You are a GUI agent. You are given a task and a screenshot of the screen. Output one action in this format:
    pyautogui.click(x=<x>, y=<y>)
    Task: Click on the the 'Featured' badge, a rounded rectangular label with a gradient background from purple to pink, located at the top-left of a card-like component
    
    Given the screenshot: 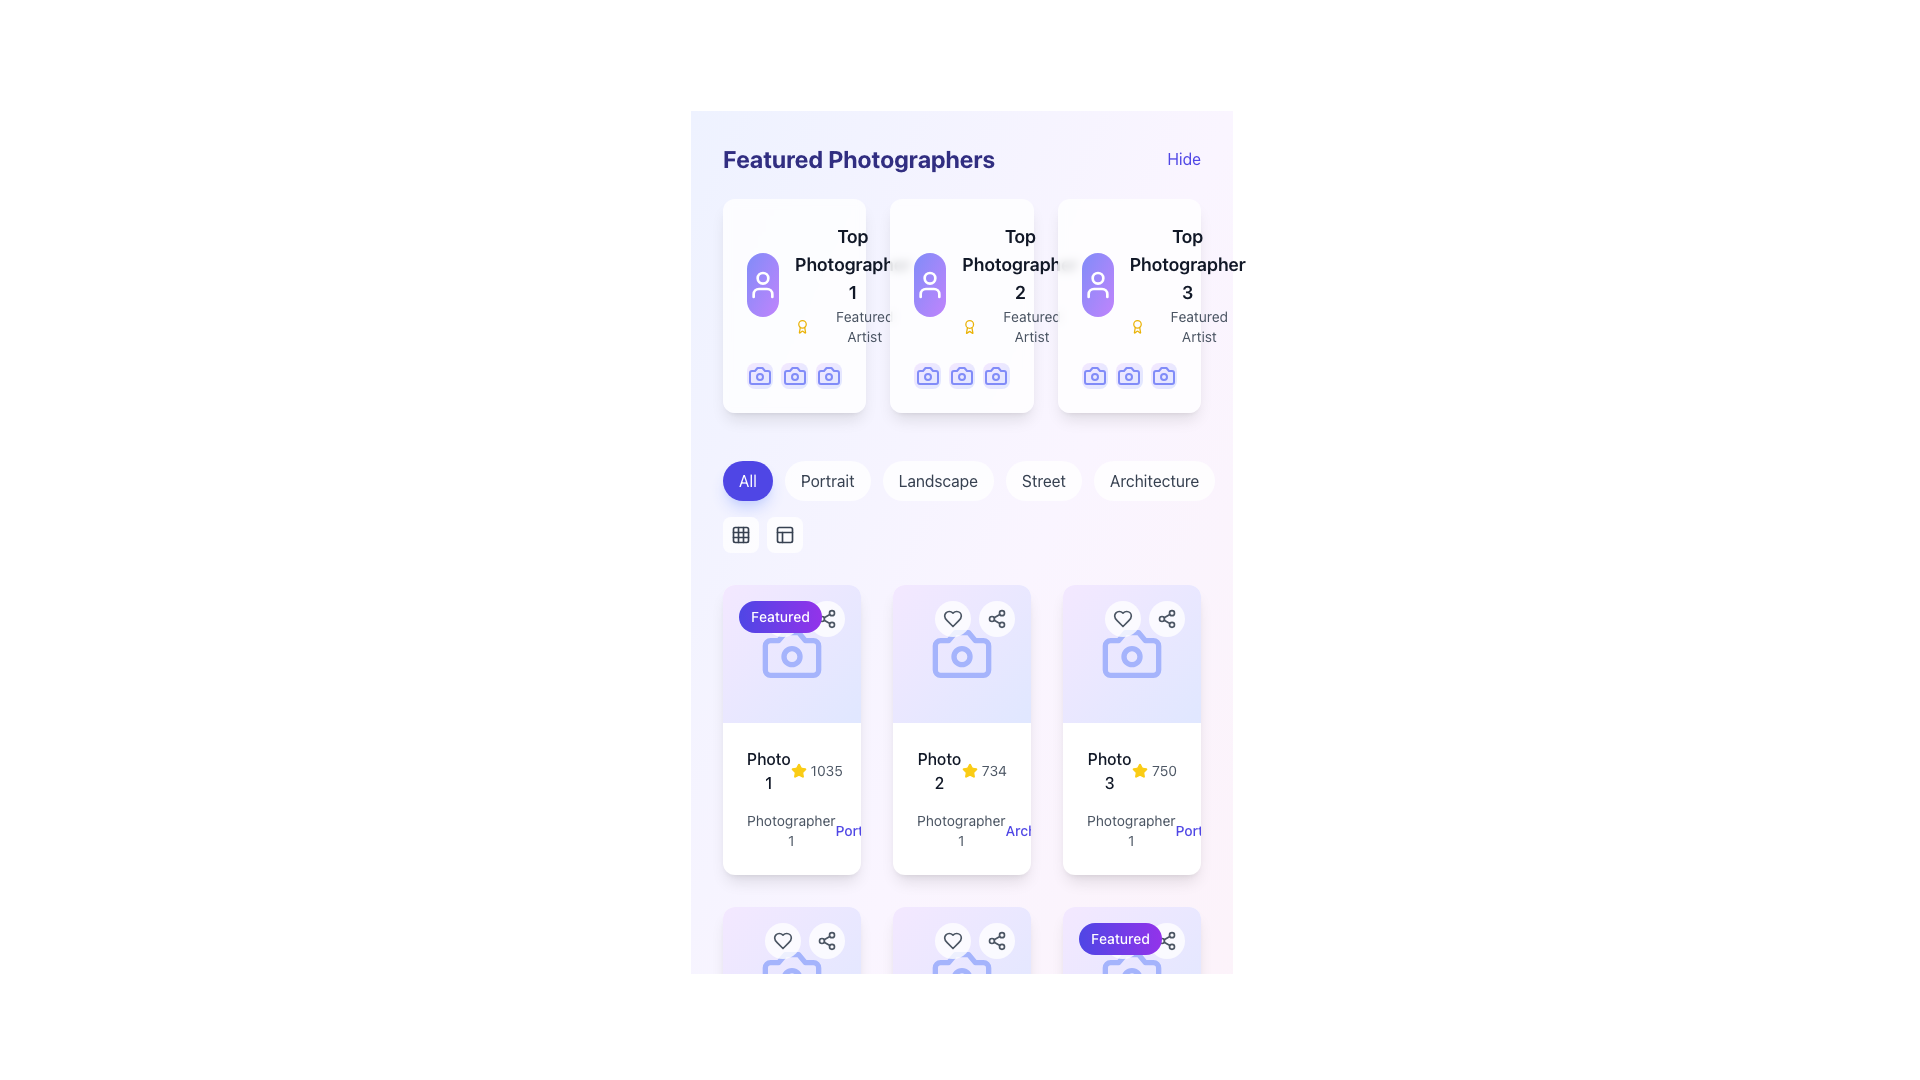 What is the action you would take?
    pyautogui.click(x=805, y=617)
    